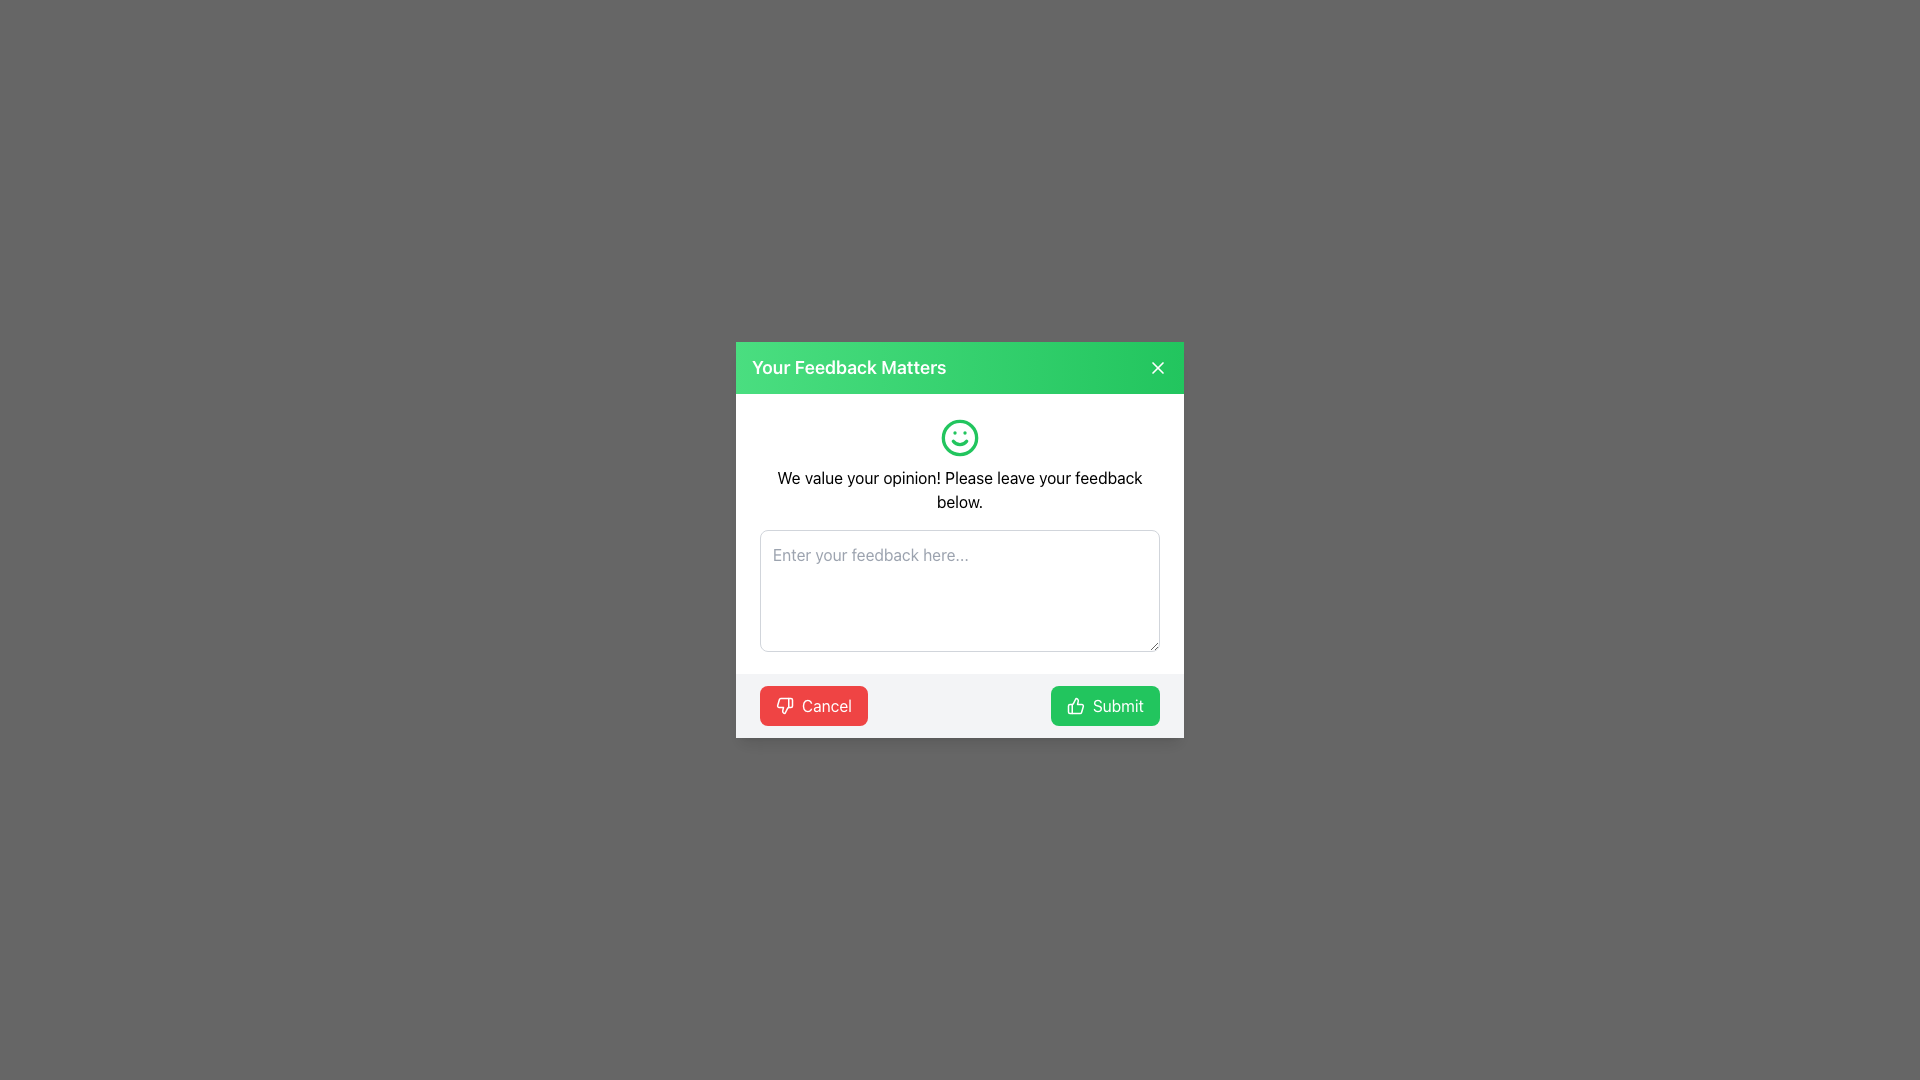  I want to click on the 'thumbs-down' icon with a red background located, so click(784, 704).